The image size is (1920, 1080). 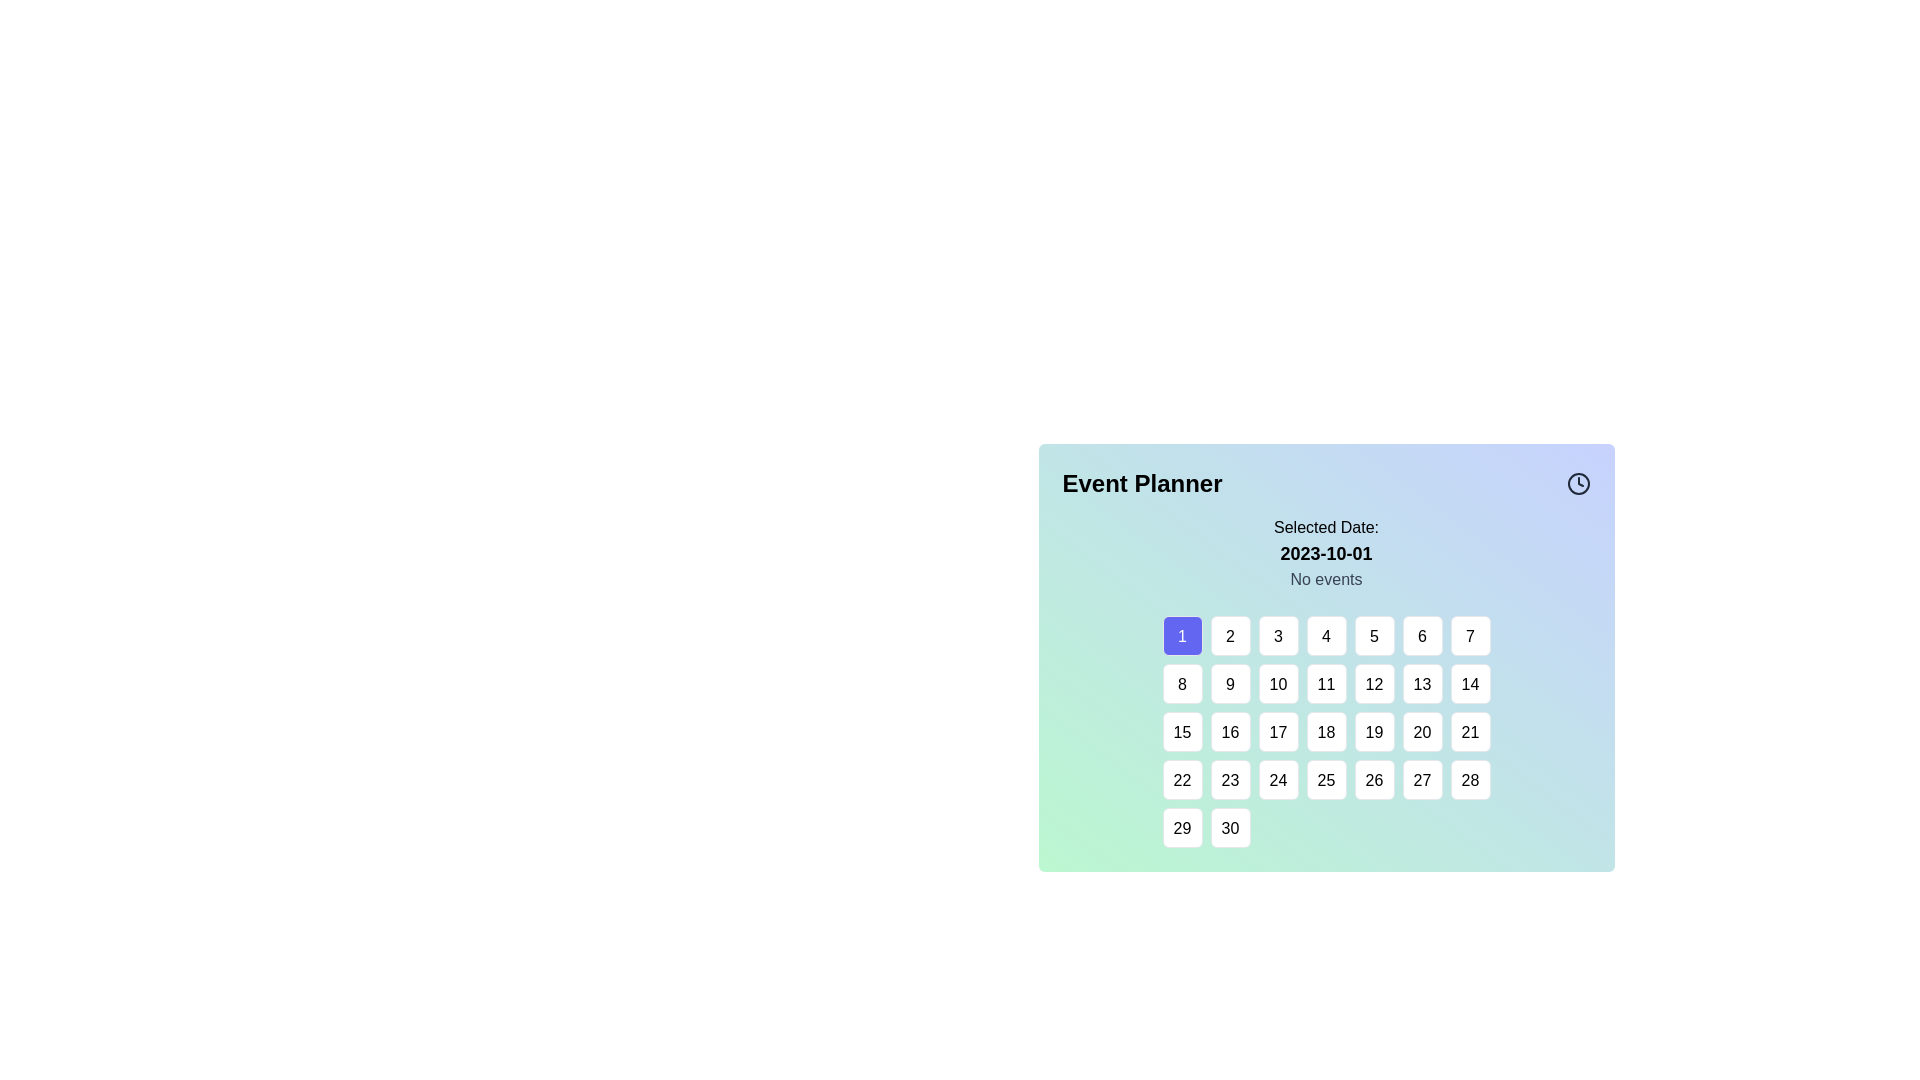 I want to click on the square button labeled '30' with a white background and rounded corners, so click(x=1229, y=828).